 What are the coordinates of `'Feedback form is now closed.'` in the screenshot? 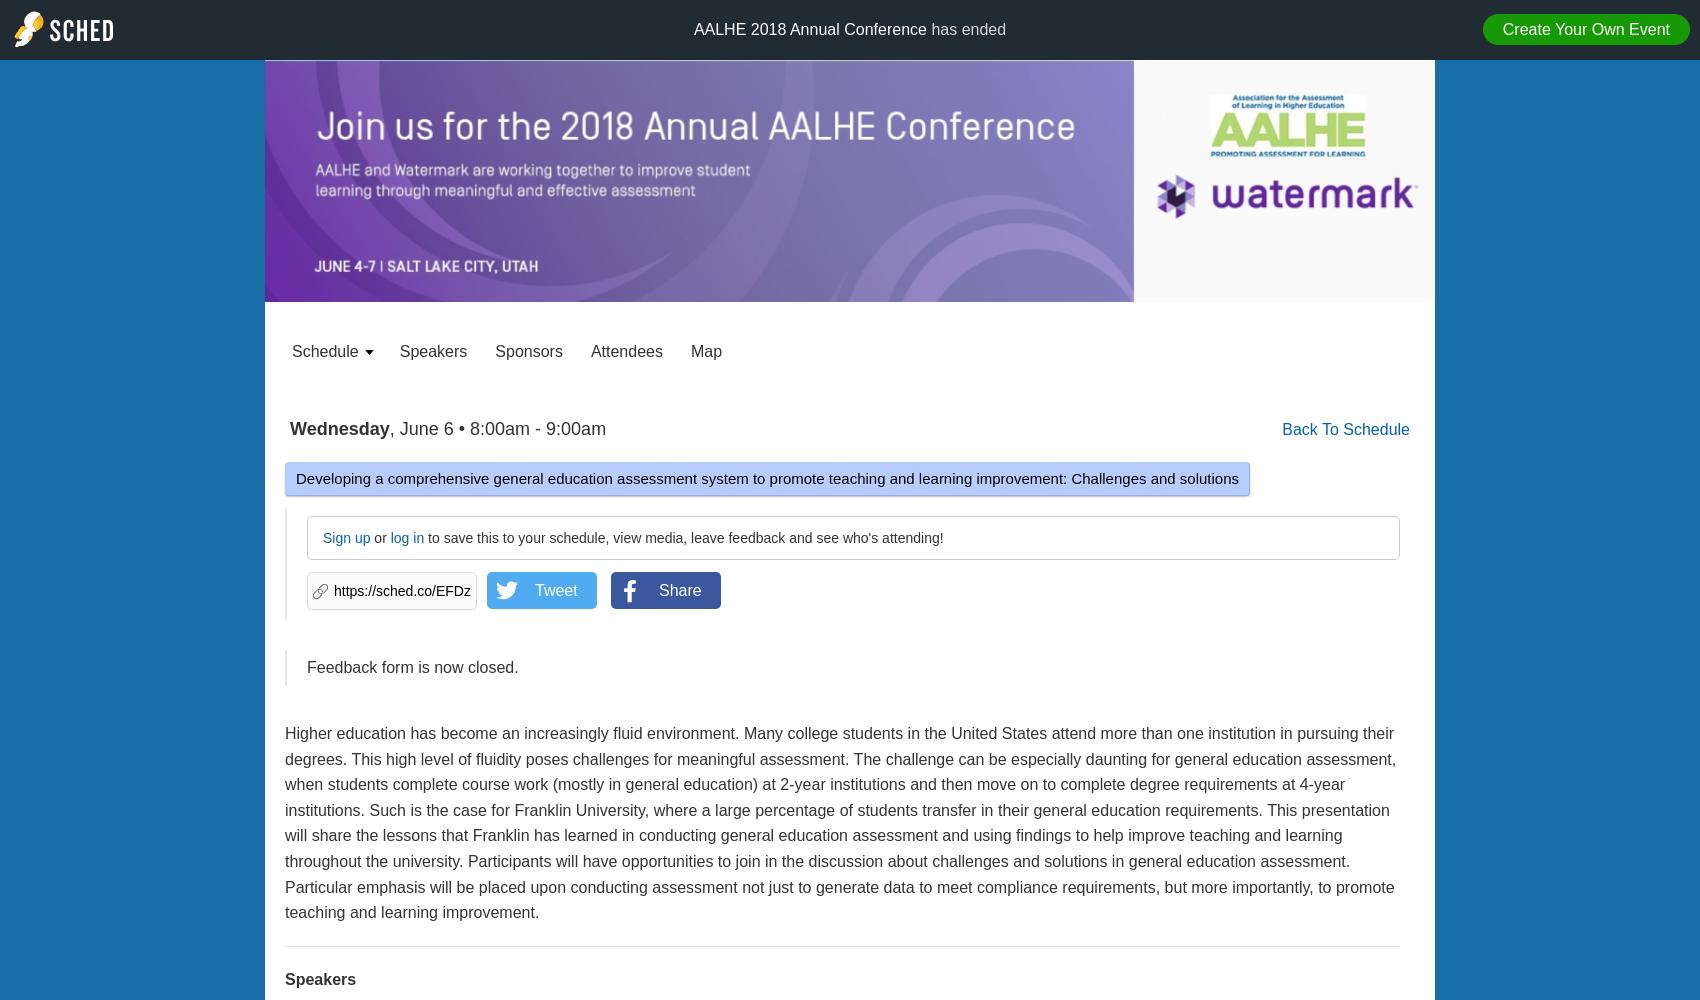 It's located at (411, 667).